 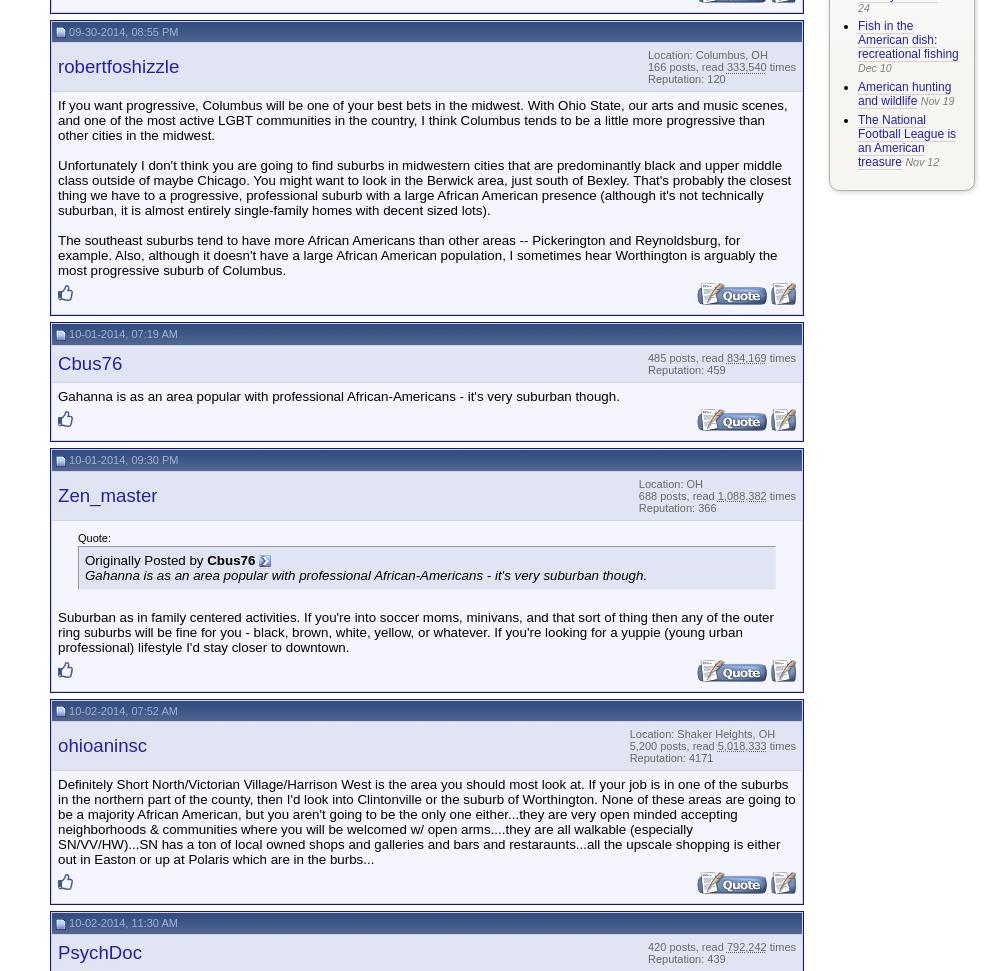 I want to click on 'Dec 24', so click(x=909, y=19).